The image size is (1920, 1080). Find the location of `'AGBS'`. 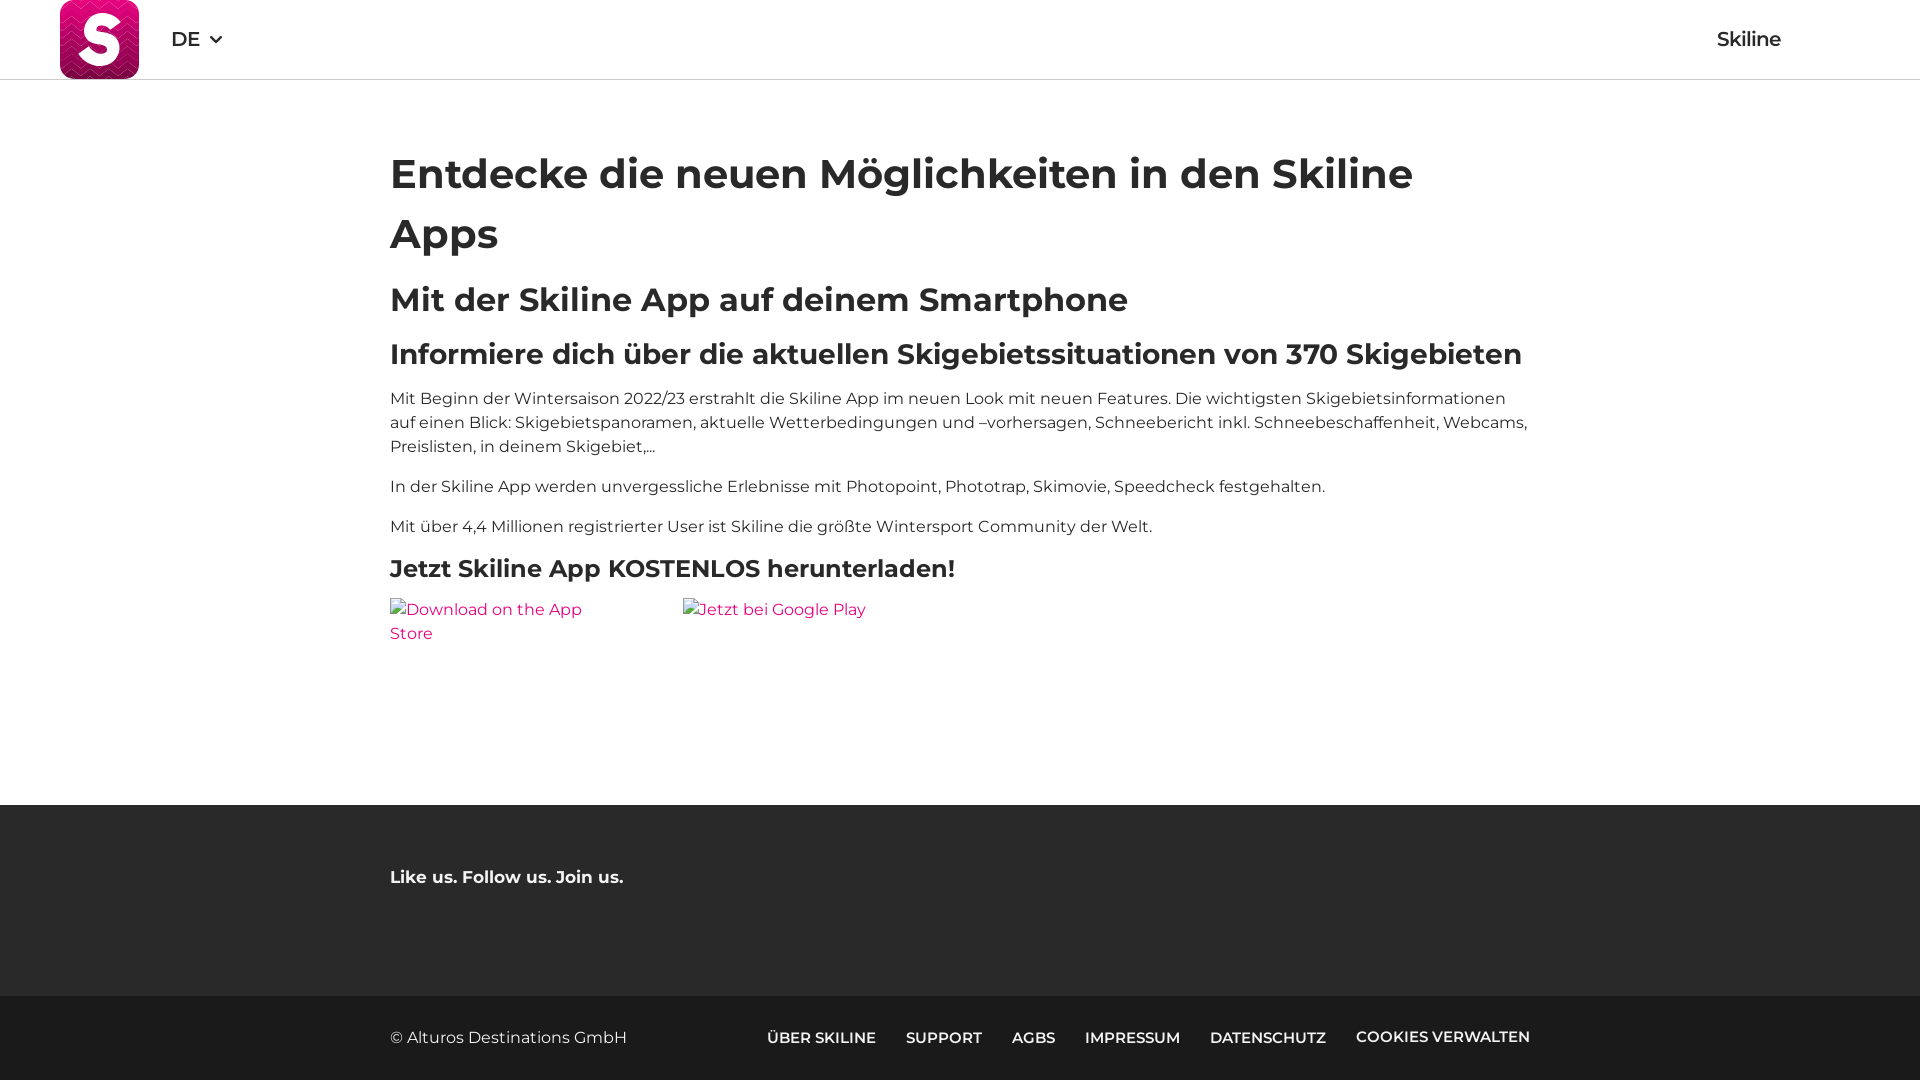

'AGBS' is located at coordinates (1033, 1036).